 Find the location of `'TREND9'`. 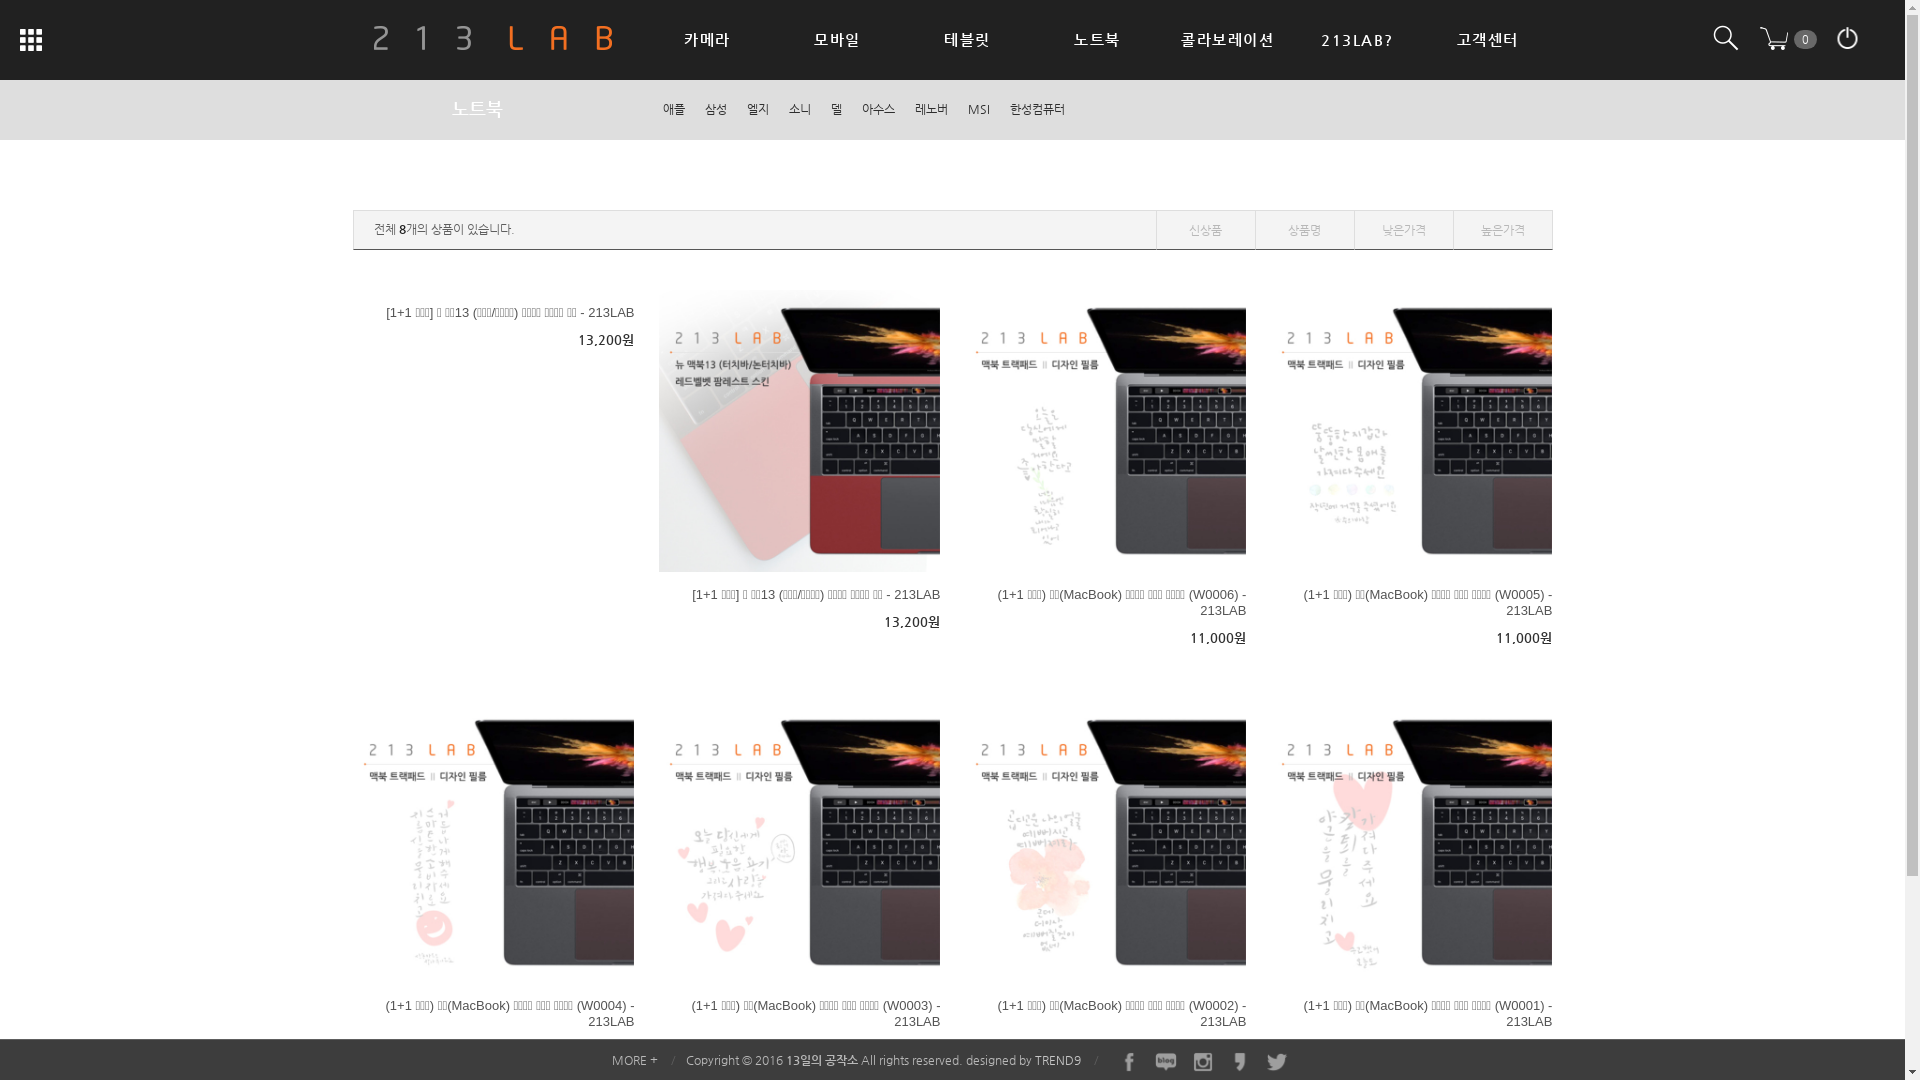

'TREND9' is located at coordinates (1055, 1059).